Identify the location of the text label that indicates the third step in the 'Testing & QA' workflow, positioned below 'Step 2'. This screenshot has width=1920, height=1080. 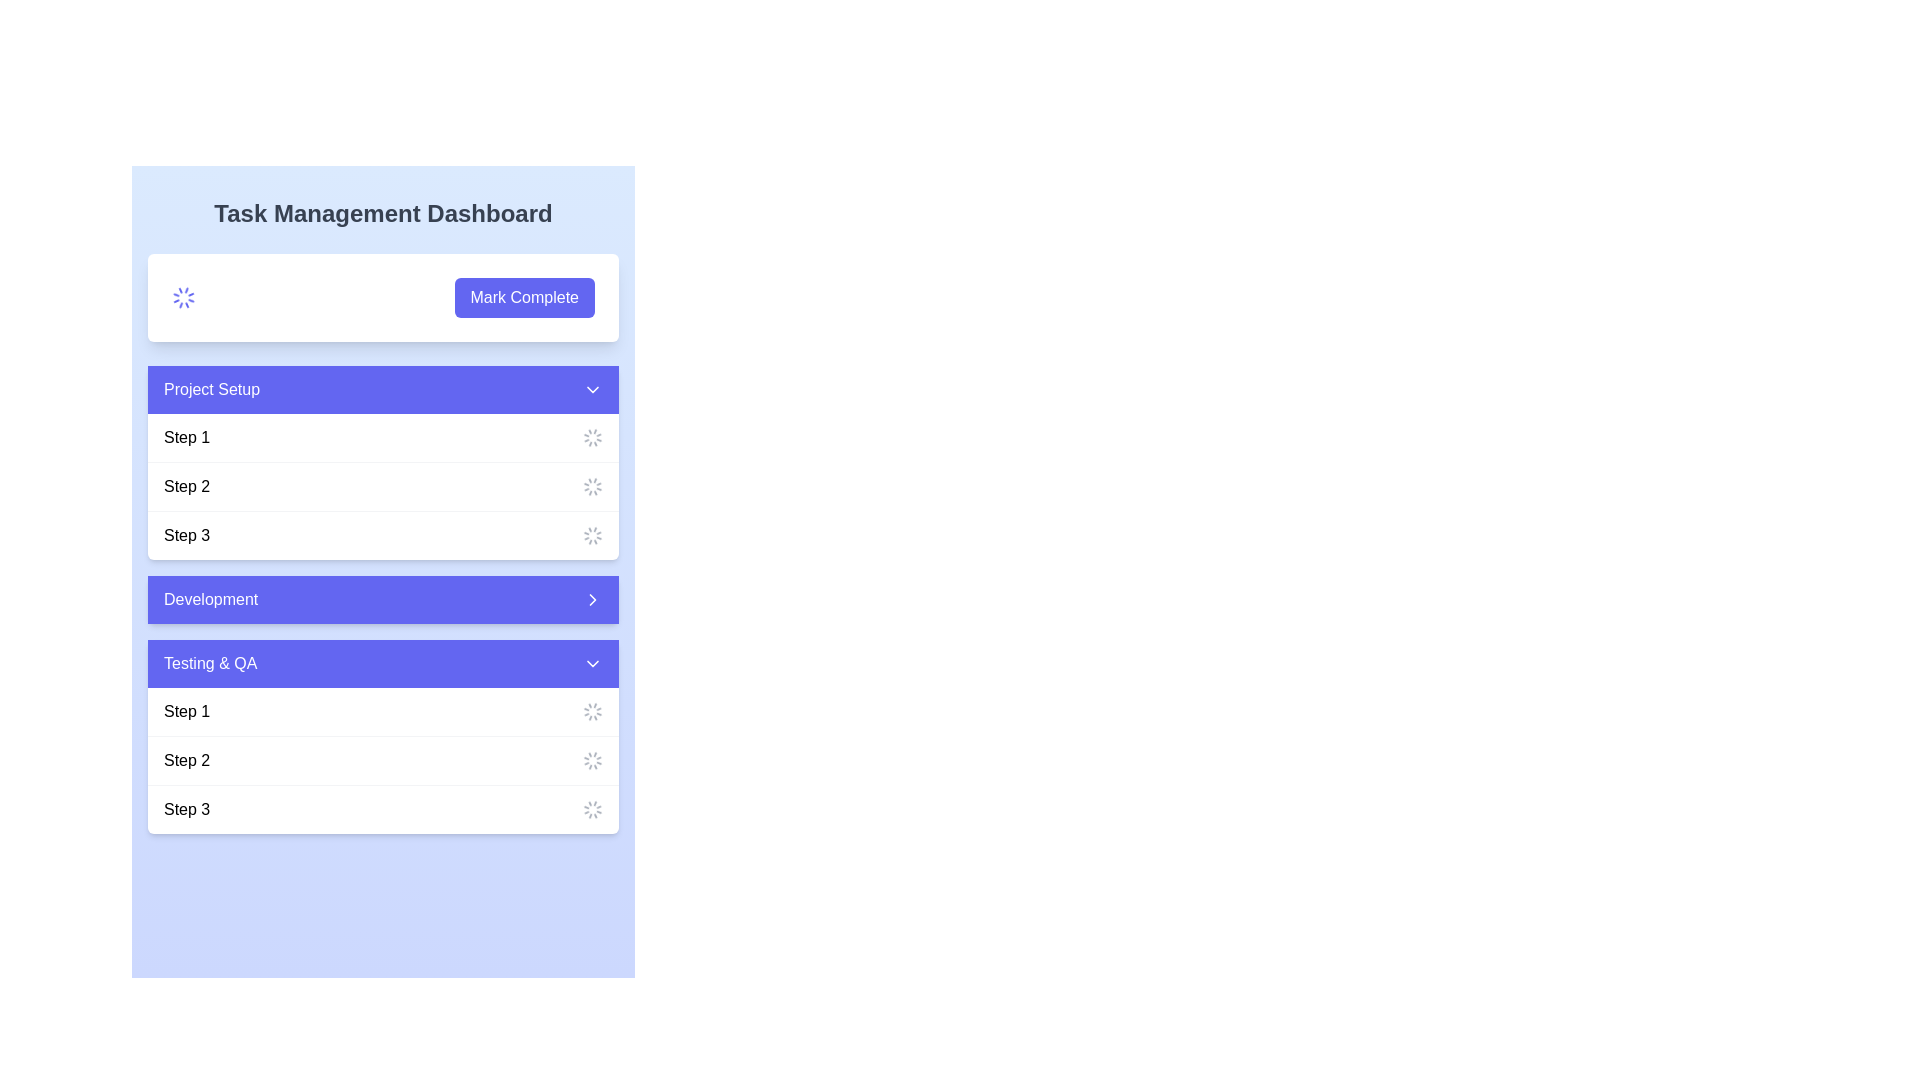
(187, 810).